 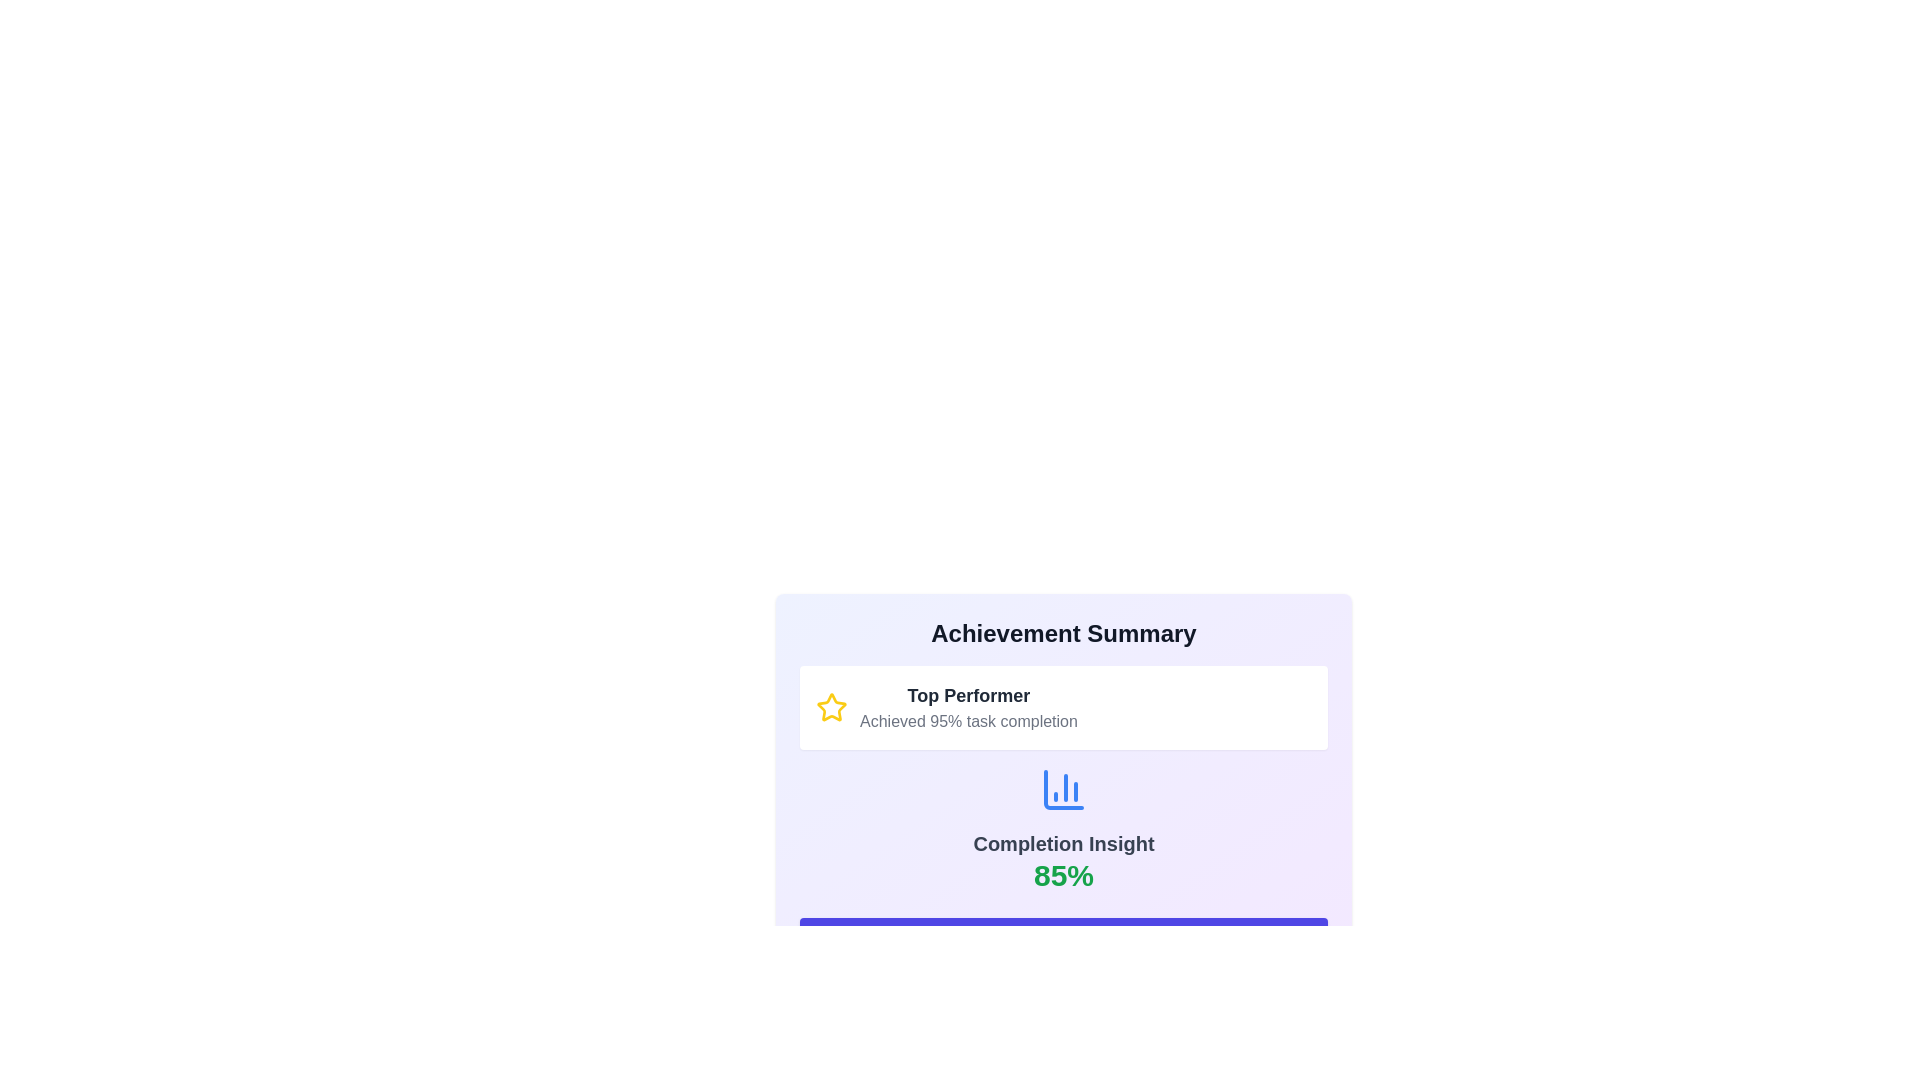 What do you see at coordinates (1063, 874) in the screenshot?
I see `the static text label that displays the completion percentage, positioned centrally below the 'Completion Insight' sibling element` at bounding box center [1063, 874].